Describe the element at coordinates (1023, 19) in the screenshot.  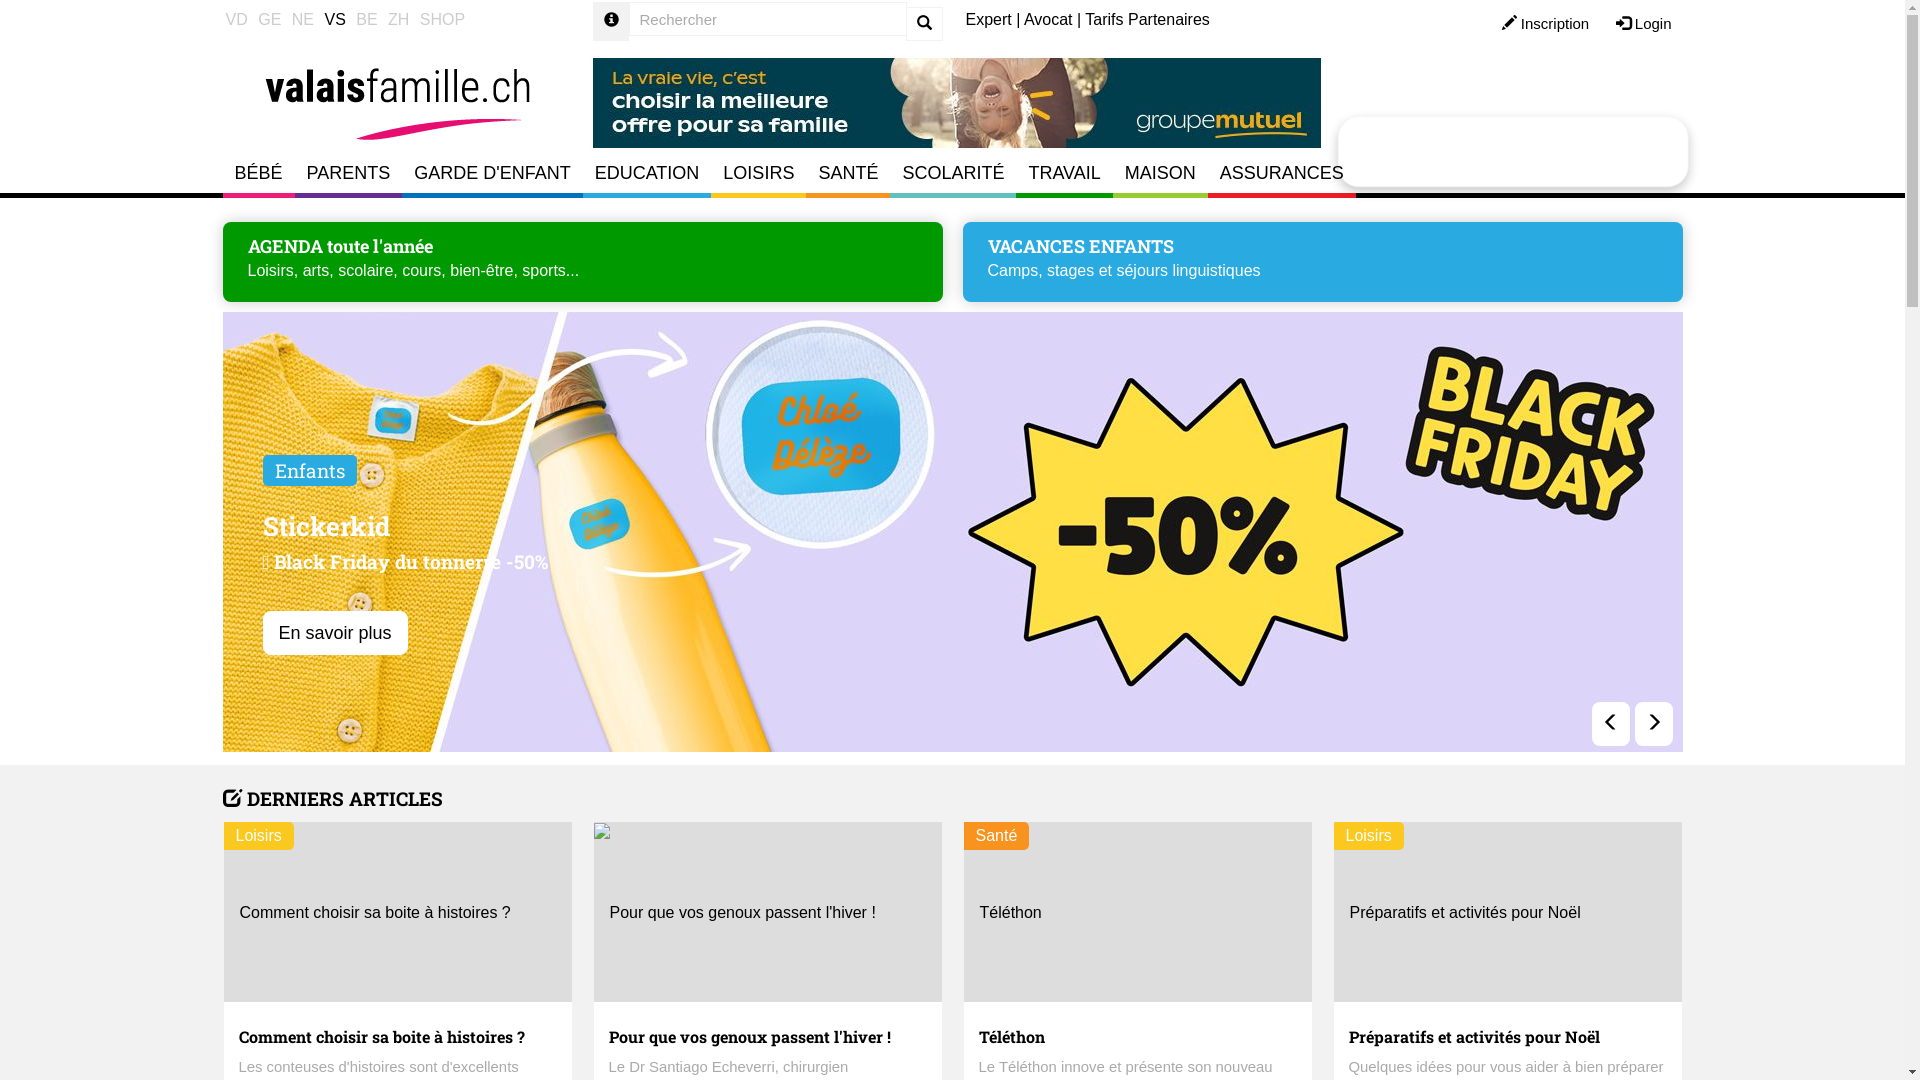
I see `'Avocat'` at that location.